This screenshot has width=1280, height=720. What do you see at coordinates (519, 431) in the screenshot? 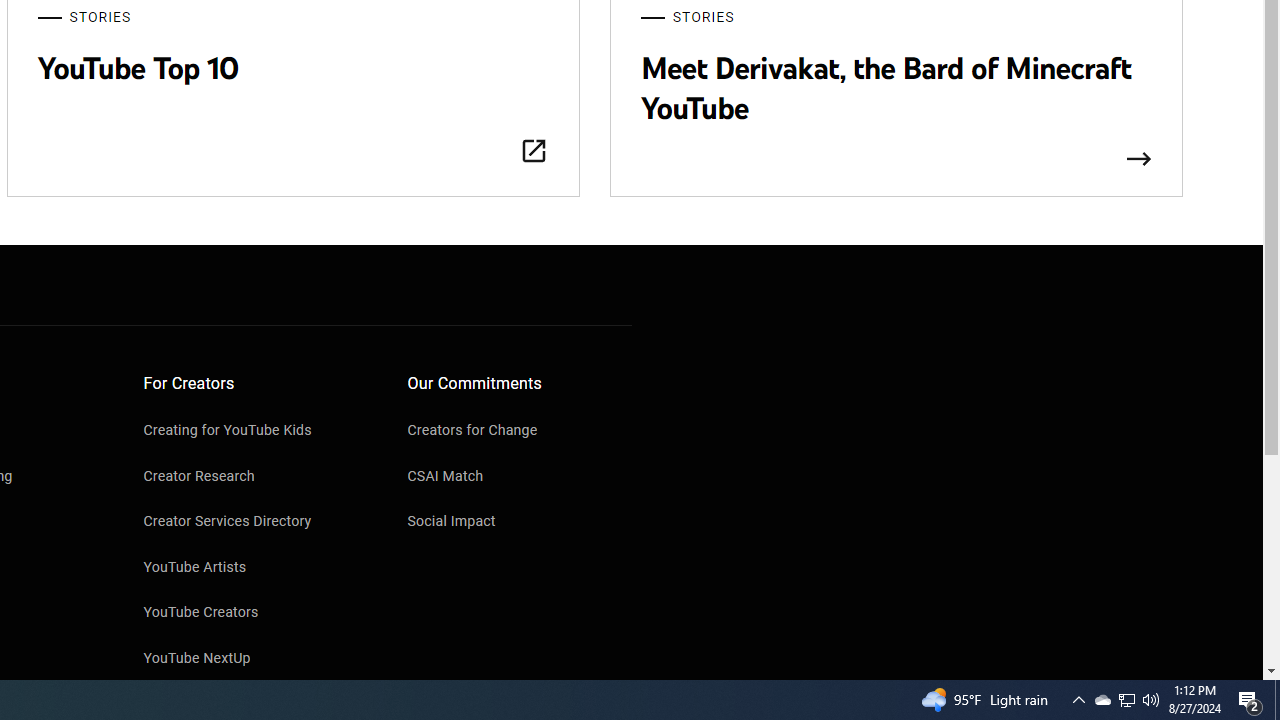
I see `'Creators for Change'` at bounding box center [519, 431].